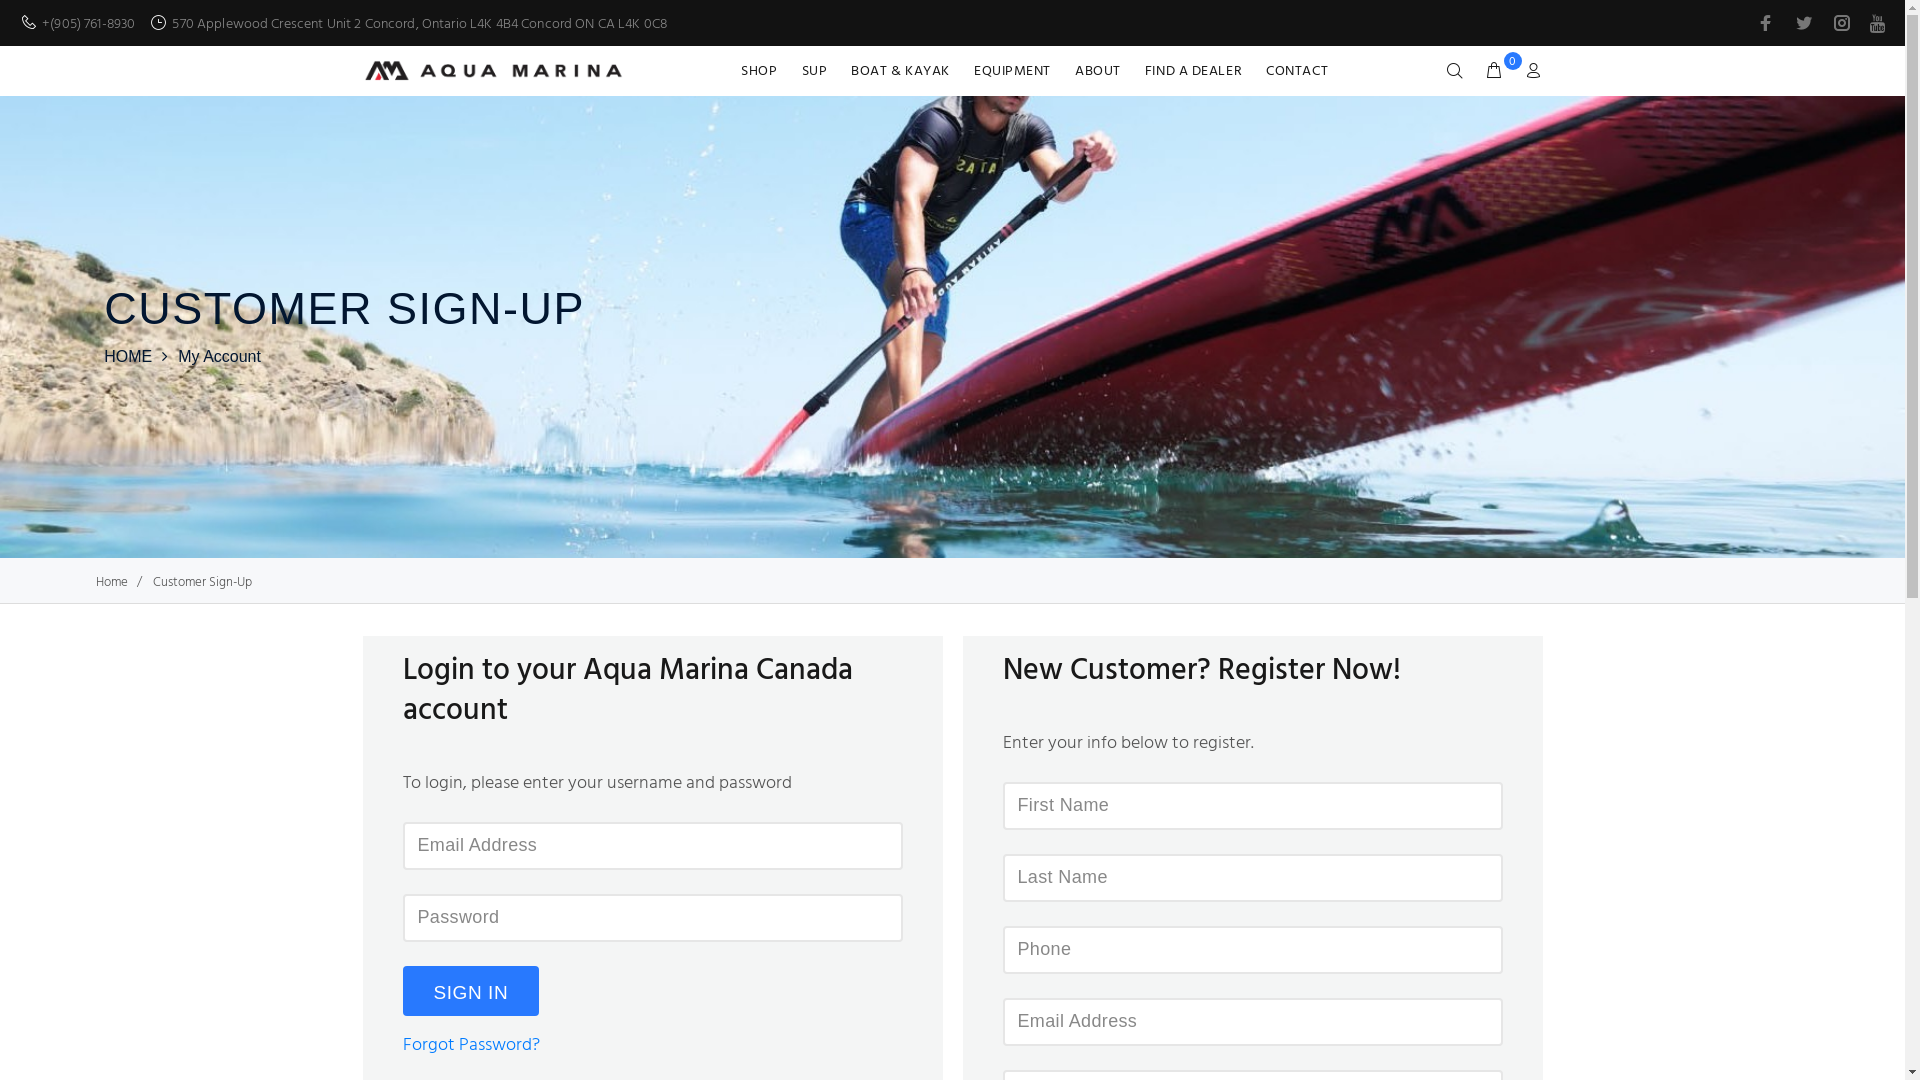 This screenshot has width=1920, height=1080. Describe the element at coordinates (1767, 23) in the screenshot. I see `'Facebook'` at that location.